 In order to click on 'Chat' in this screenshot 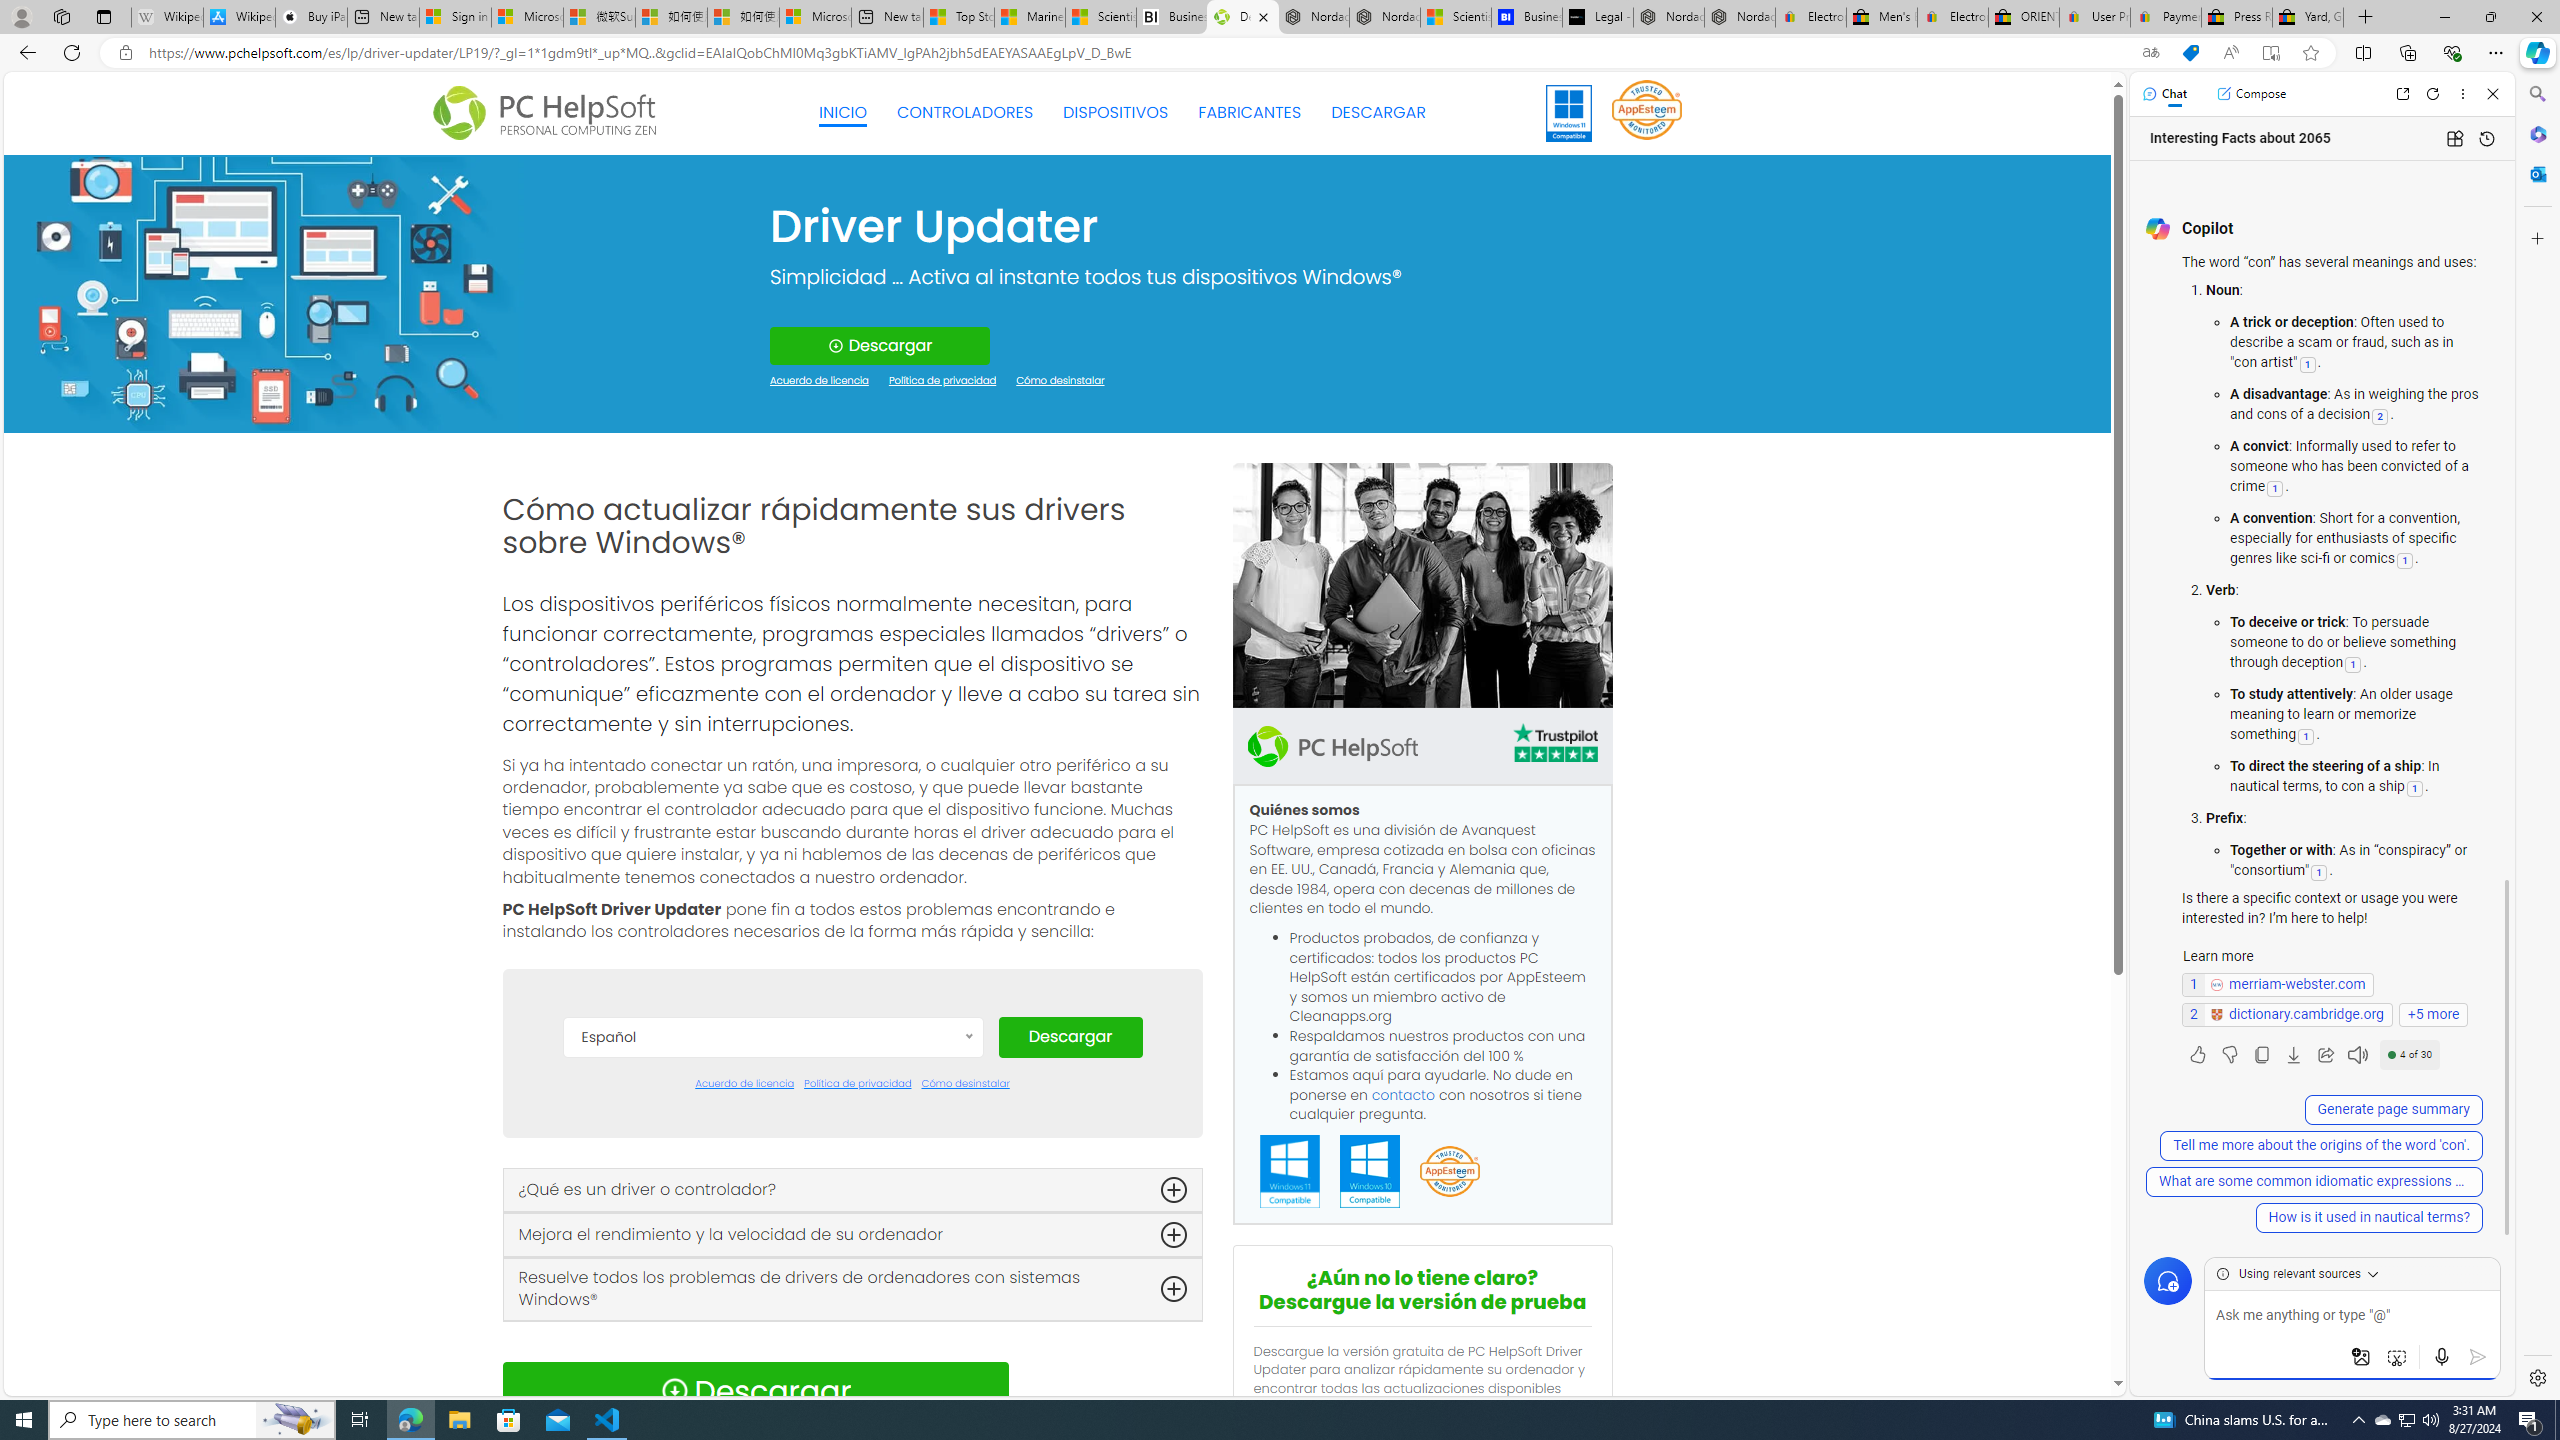, I will do `click(2164, 92)`.